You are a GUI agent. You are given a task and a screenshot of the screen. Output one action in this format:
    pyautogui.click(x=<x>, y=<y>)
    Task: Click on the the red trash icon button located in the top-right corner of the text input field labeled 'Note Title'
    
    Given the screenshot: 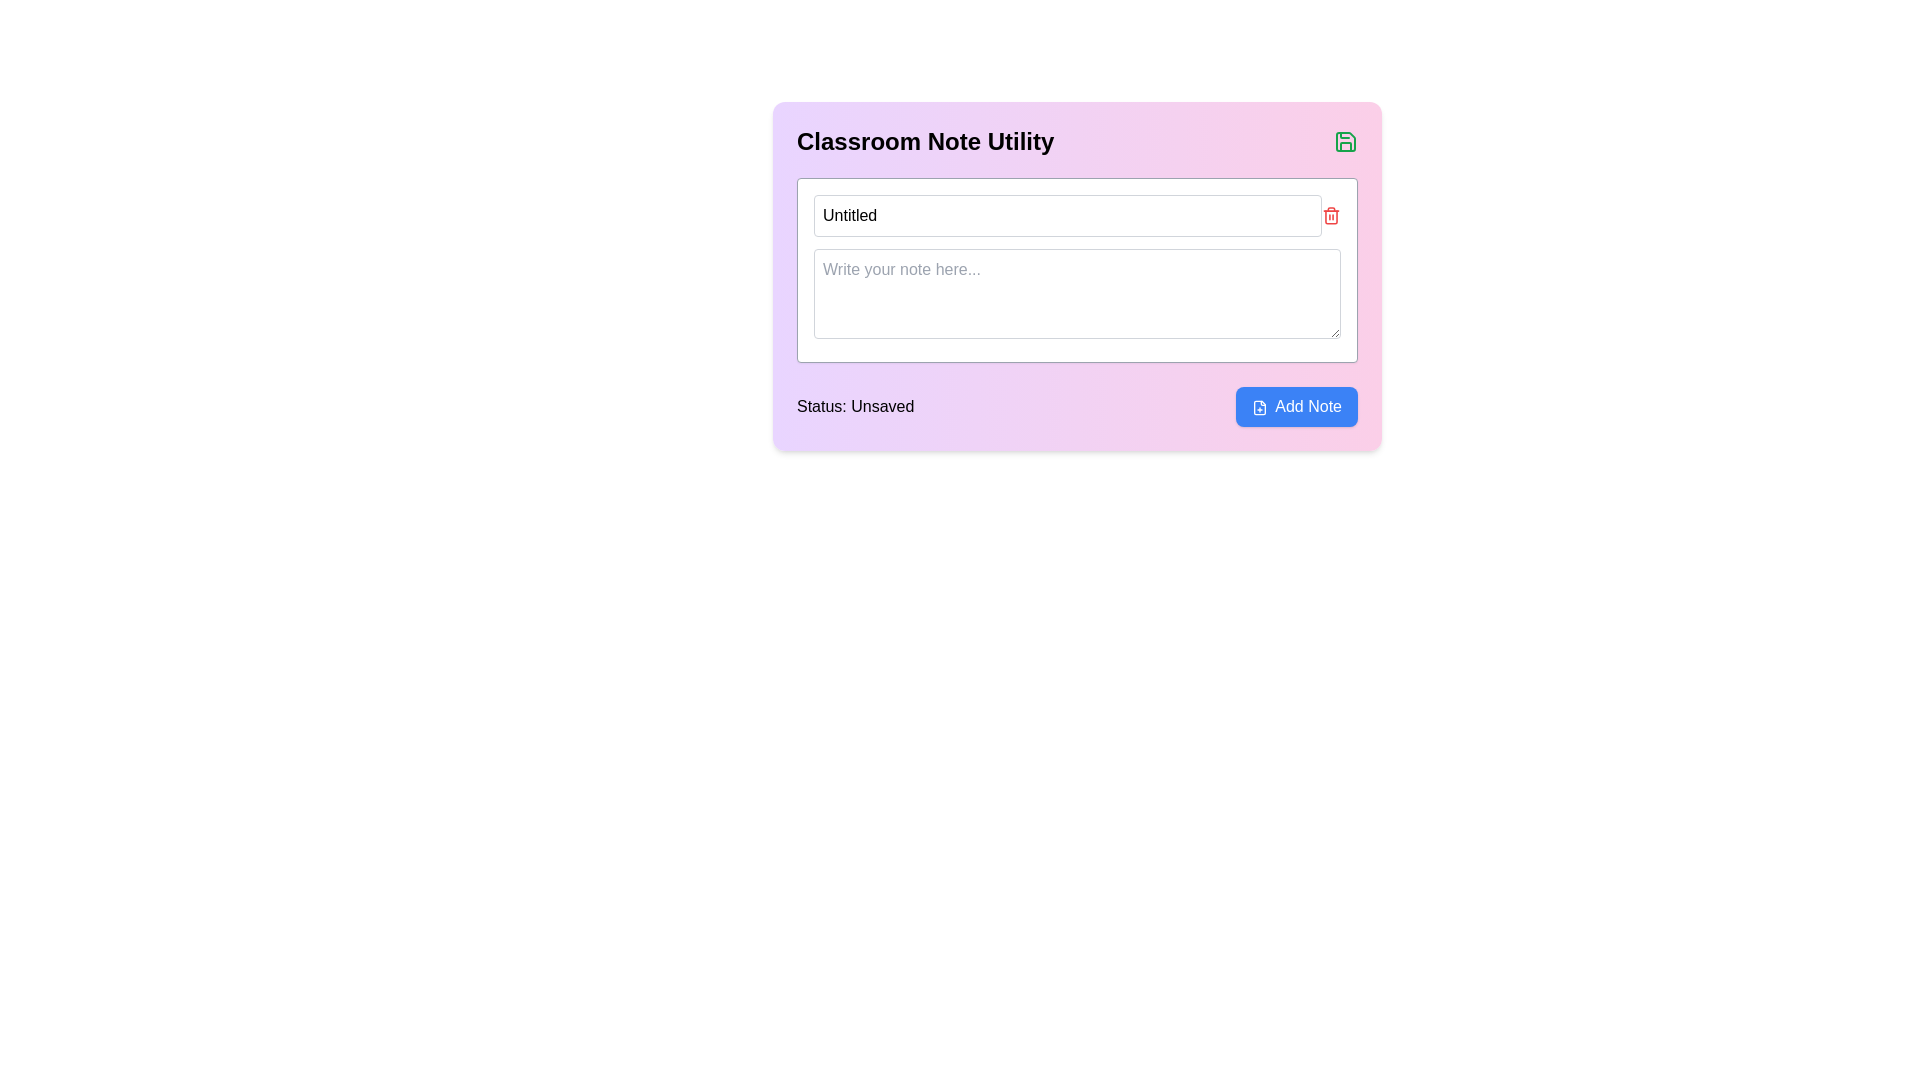 What is the action you would take?
    pyautogui.click(x=1331, y=216)
    